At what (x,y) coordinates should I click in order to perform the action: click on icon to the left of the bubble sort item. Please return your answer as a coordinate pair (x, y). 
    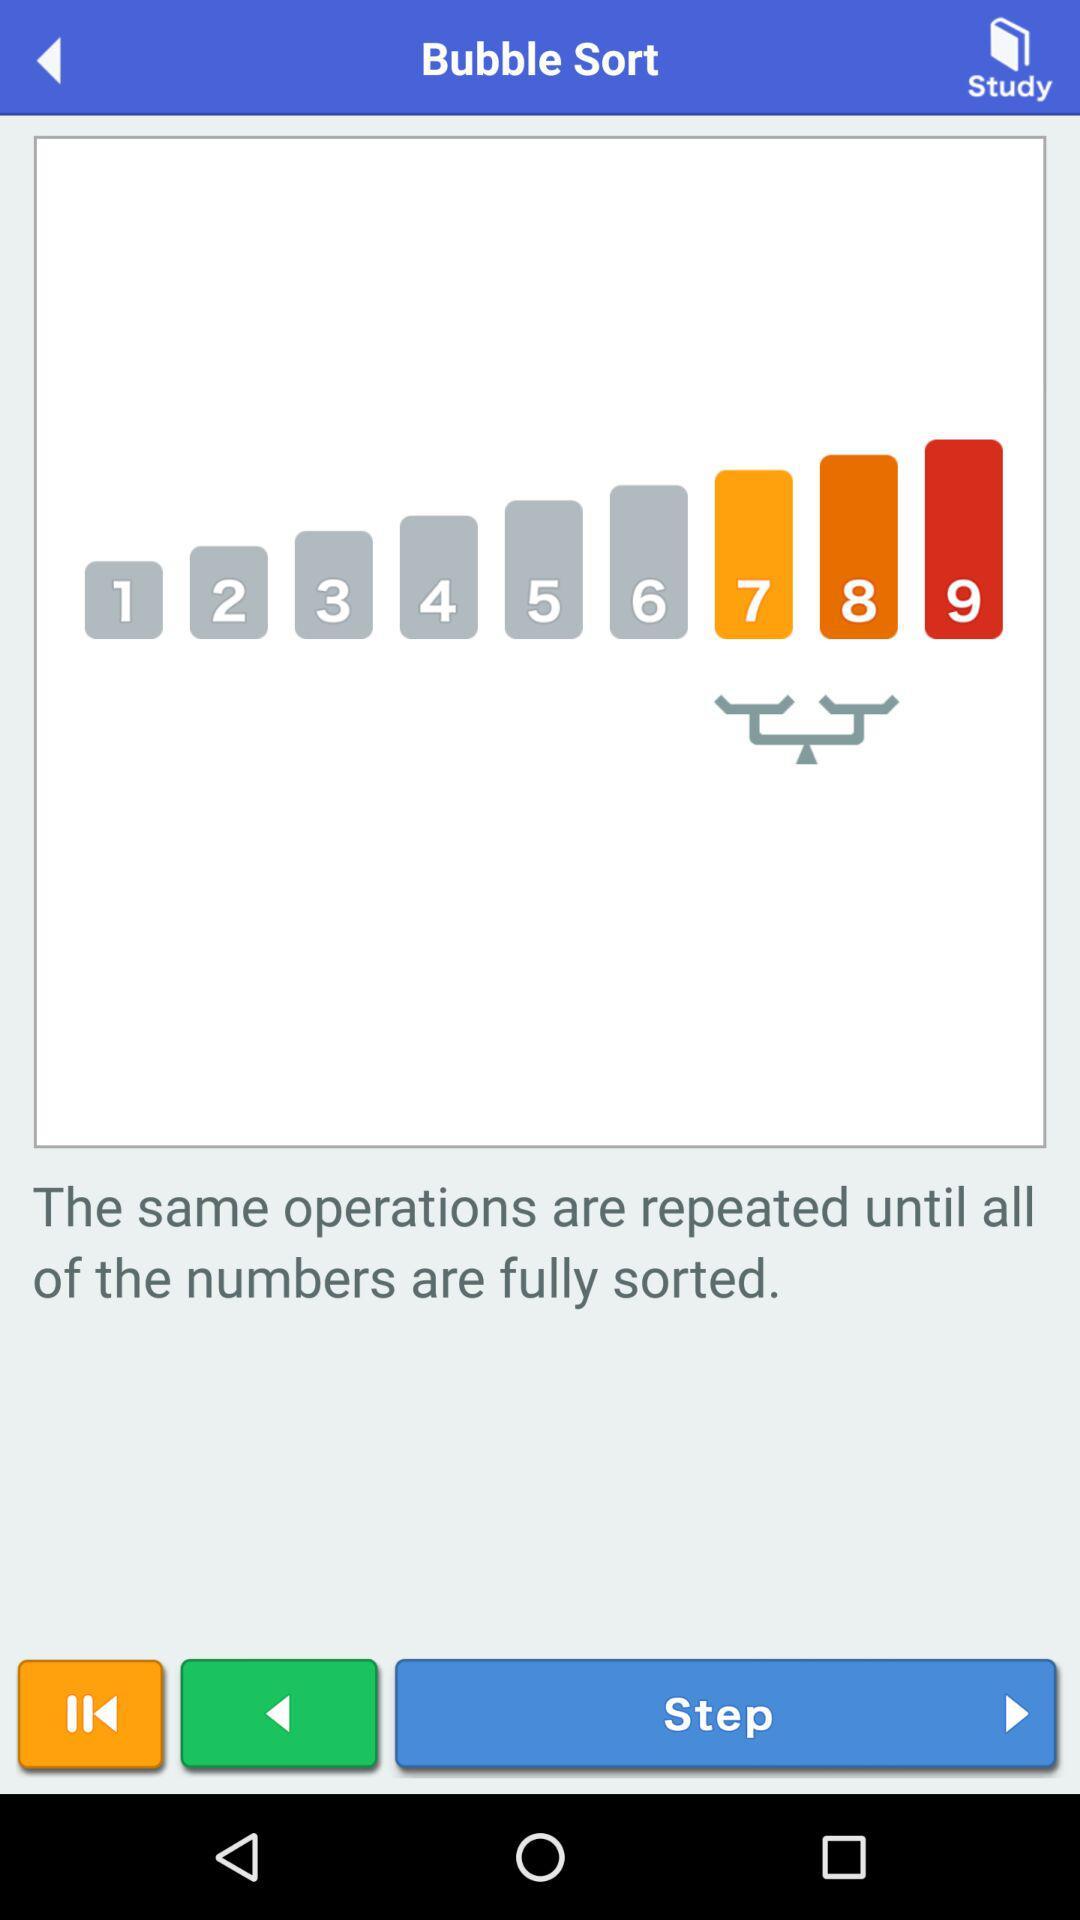
    Looking at the image, I should click on (68, 56).